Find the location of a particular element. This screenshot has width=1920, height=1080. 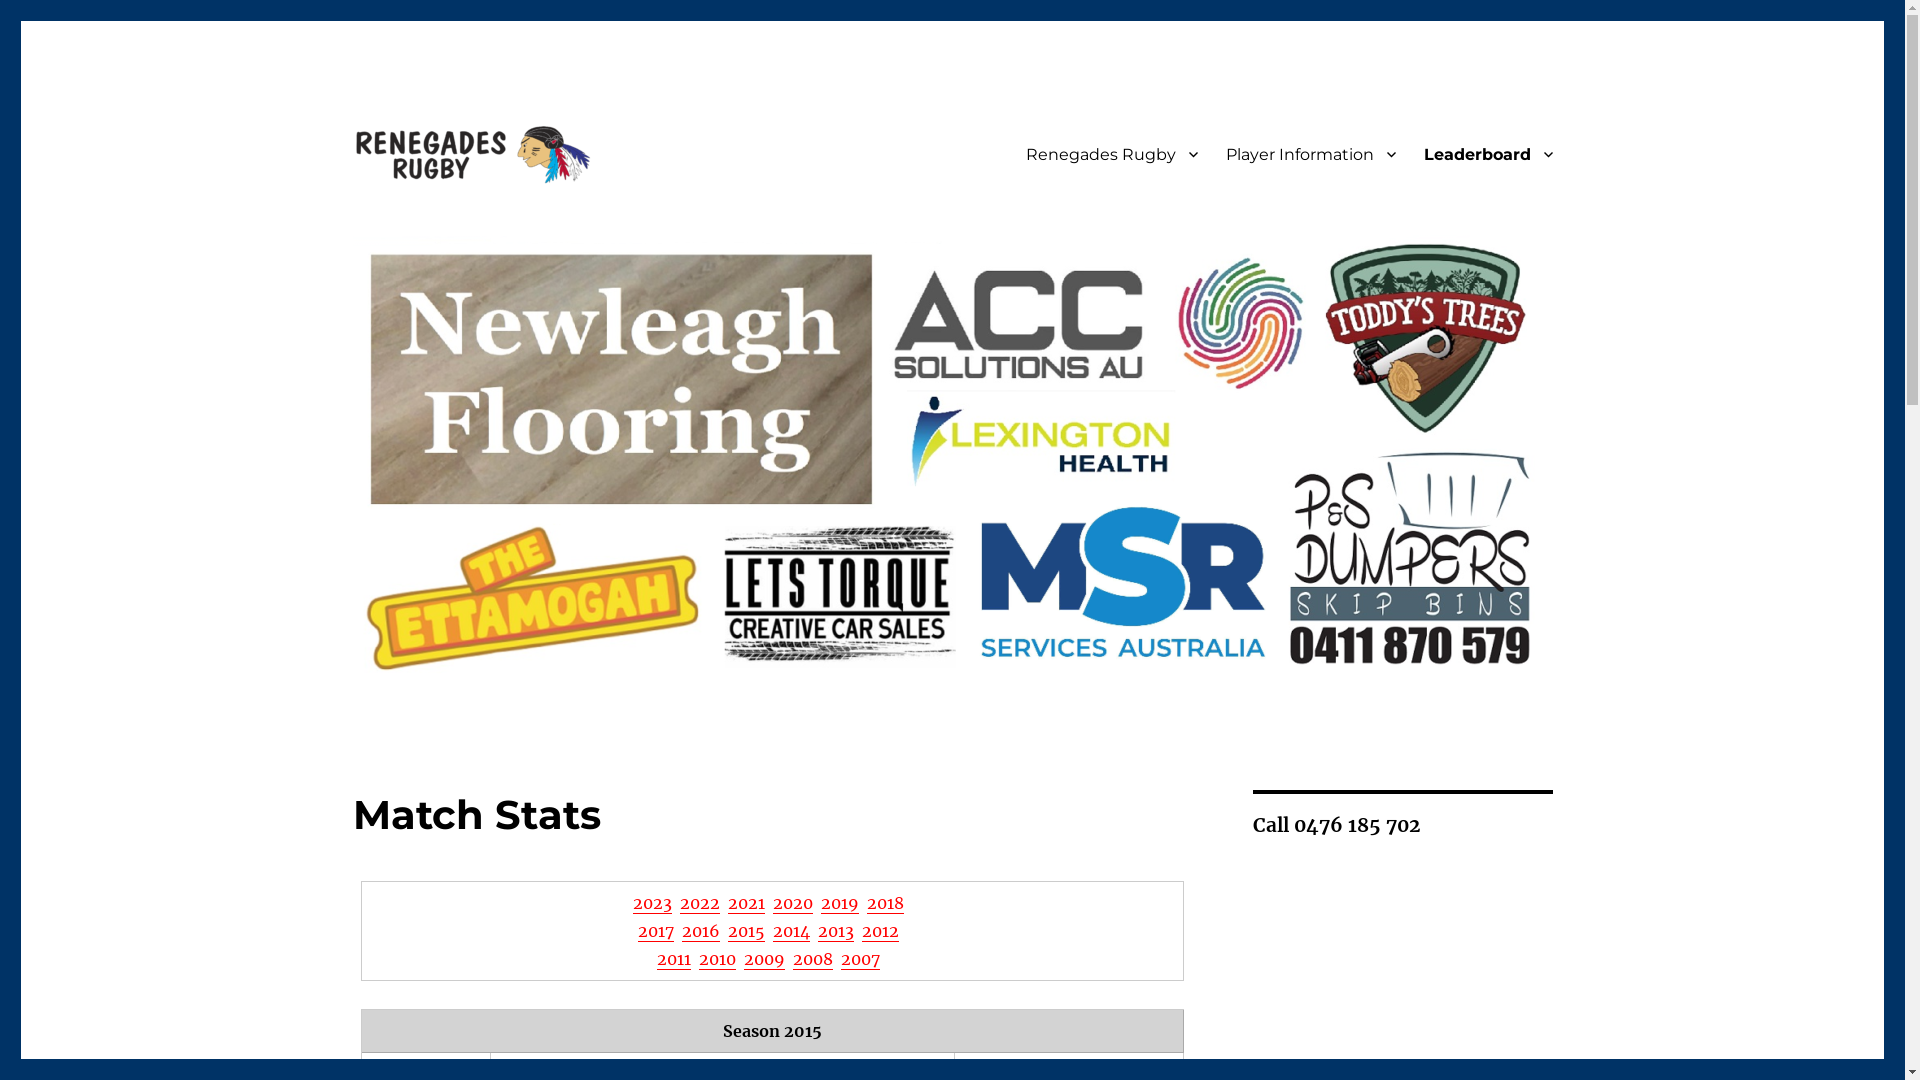

'2007' is located at coordinates (860, 958).